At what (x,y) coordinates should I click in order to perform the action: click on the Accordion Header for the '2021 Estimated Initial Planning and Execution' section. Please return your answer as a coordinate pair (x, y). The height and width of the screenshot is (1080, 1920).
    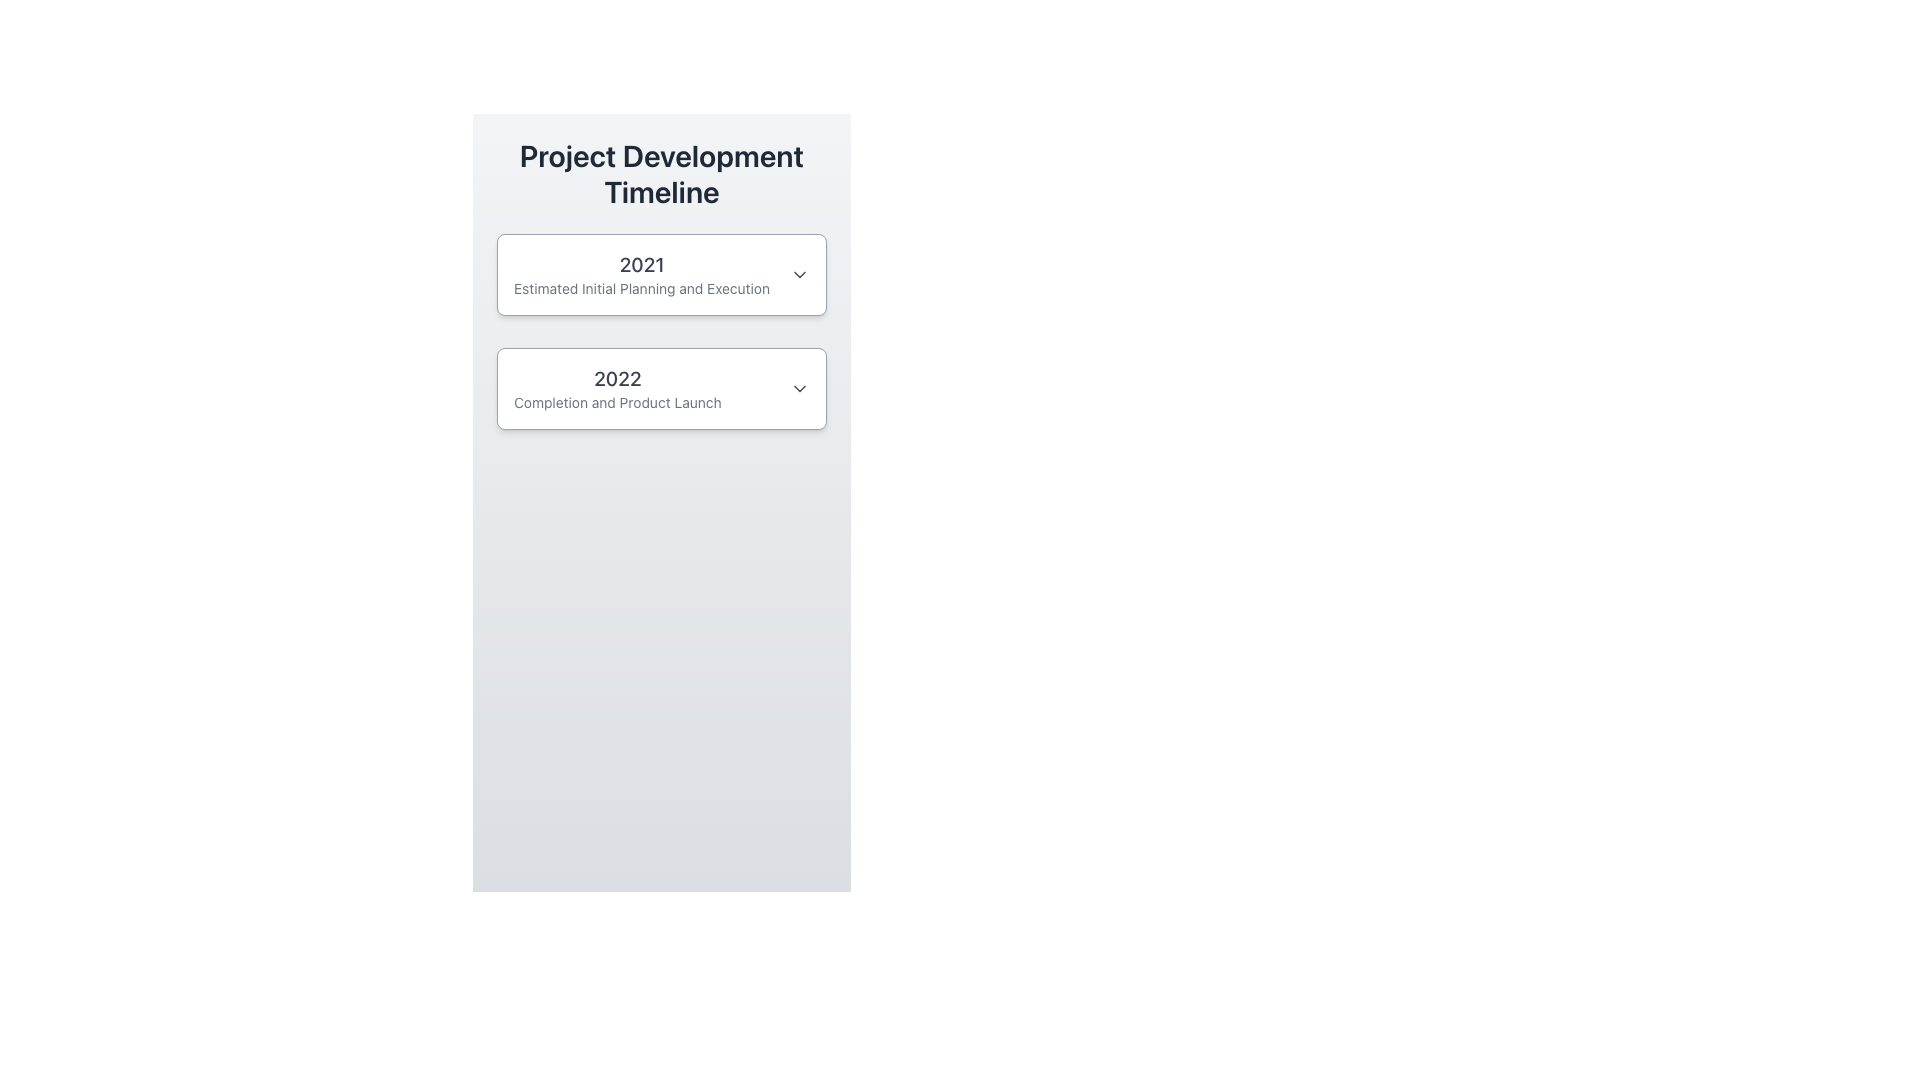
    Looking at the image, I should click on (662, 274).